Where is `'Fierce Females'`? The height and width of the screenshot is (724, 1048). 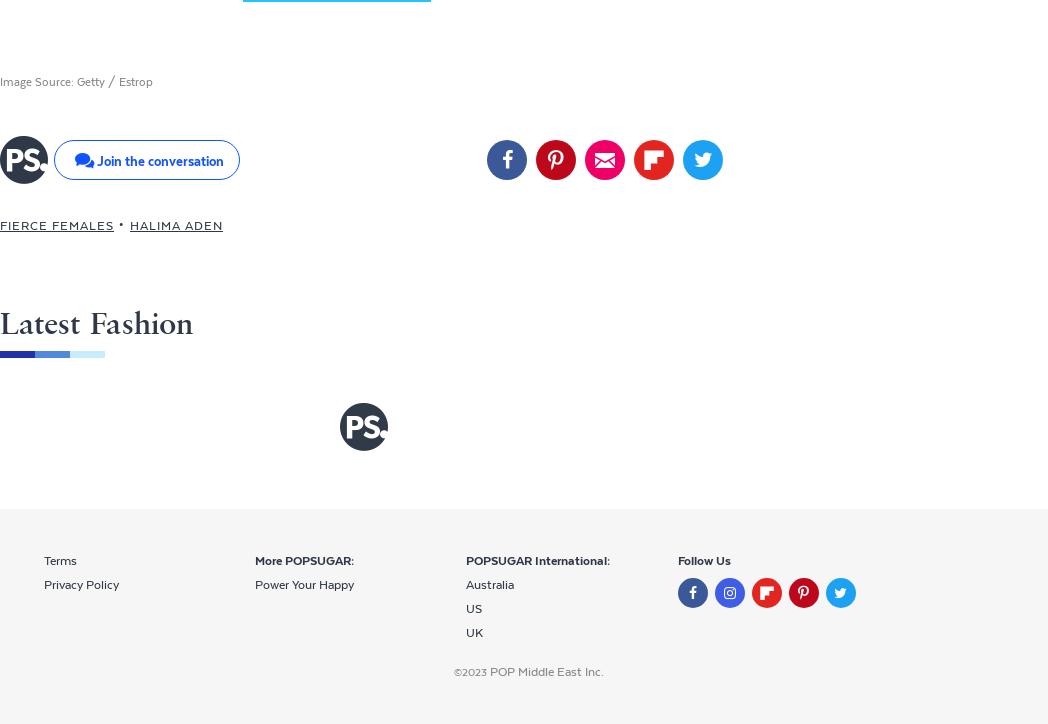 'Fierce Females' is located at coordinates (57, 225).